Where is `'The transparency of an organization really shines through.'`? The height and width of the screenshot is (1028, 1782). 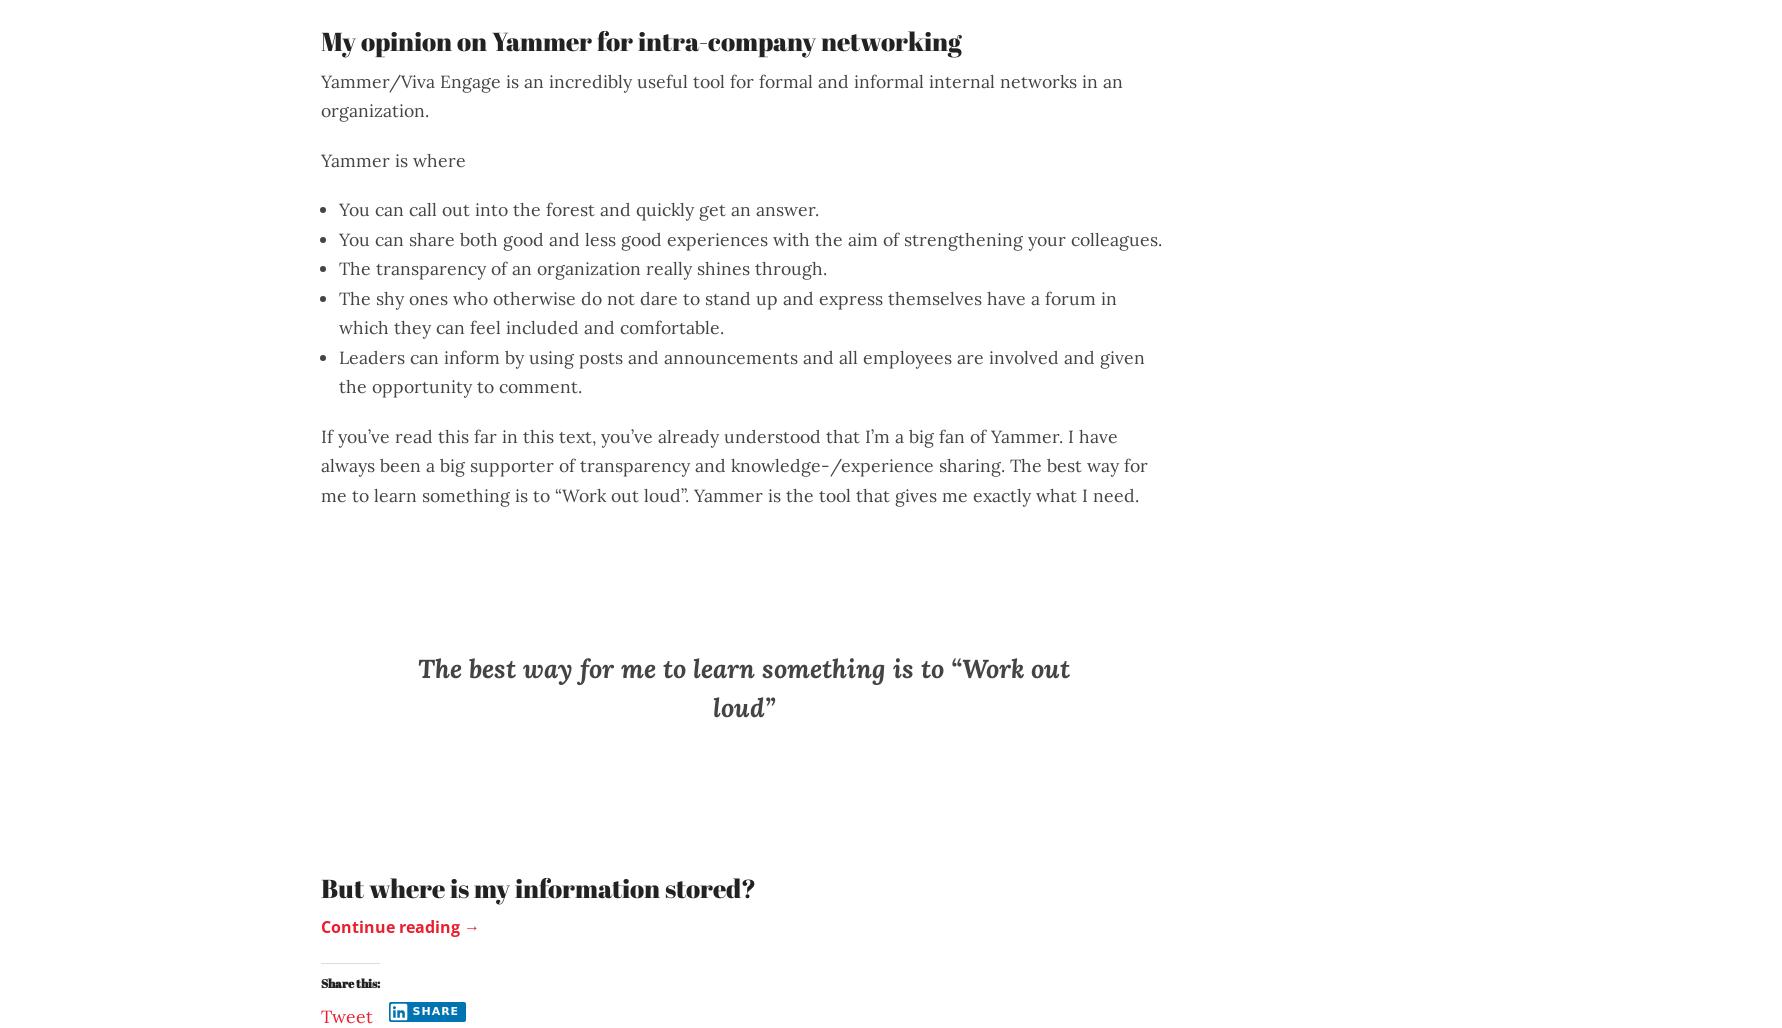
'The transparency of an organization really shines through.' is located at coordinates (582, 268).